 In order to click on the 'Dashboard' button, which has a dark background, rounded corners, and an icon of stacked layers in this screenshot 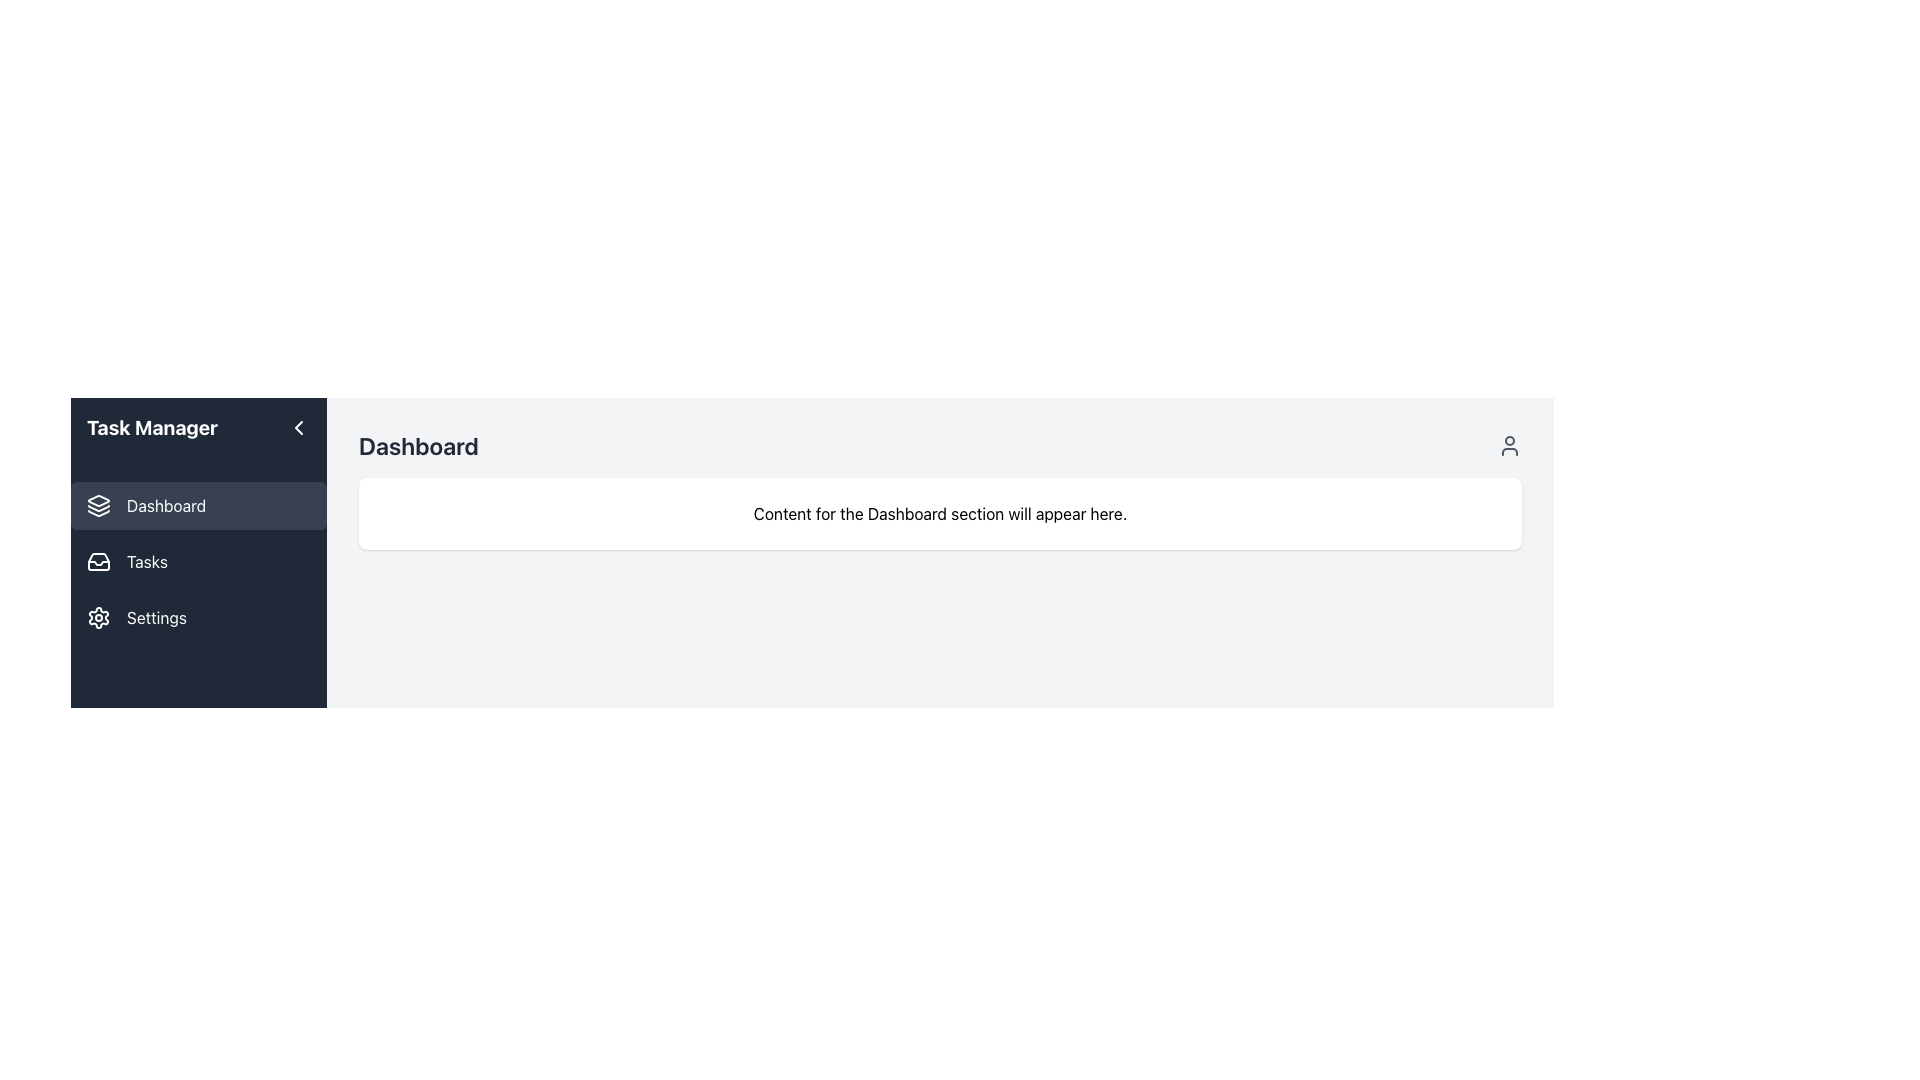, I will do `click(198, 504)`.